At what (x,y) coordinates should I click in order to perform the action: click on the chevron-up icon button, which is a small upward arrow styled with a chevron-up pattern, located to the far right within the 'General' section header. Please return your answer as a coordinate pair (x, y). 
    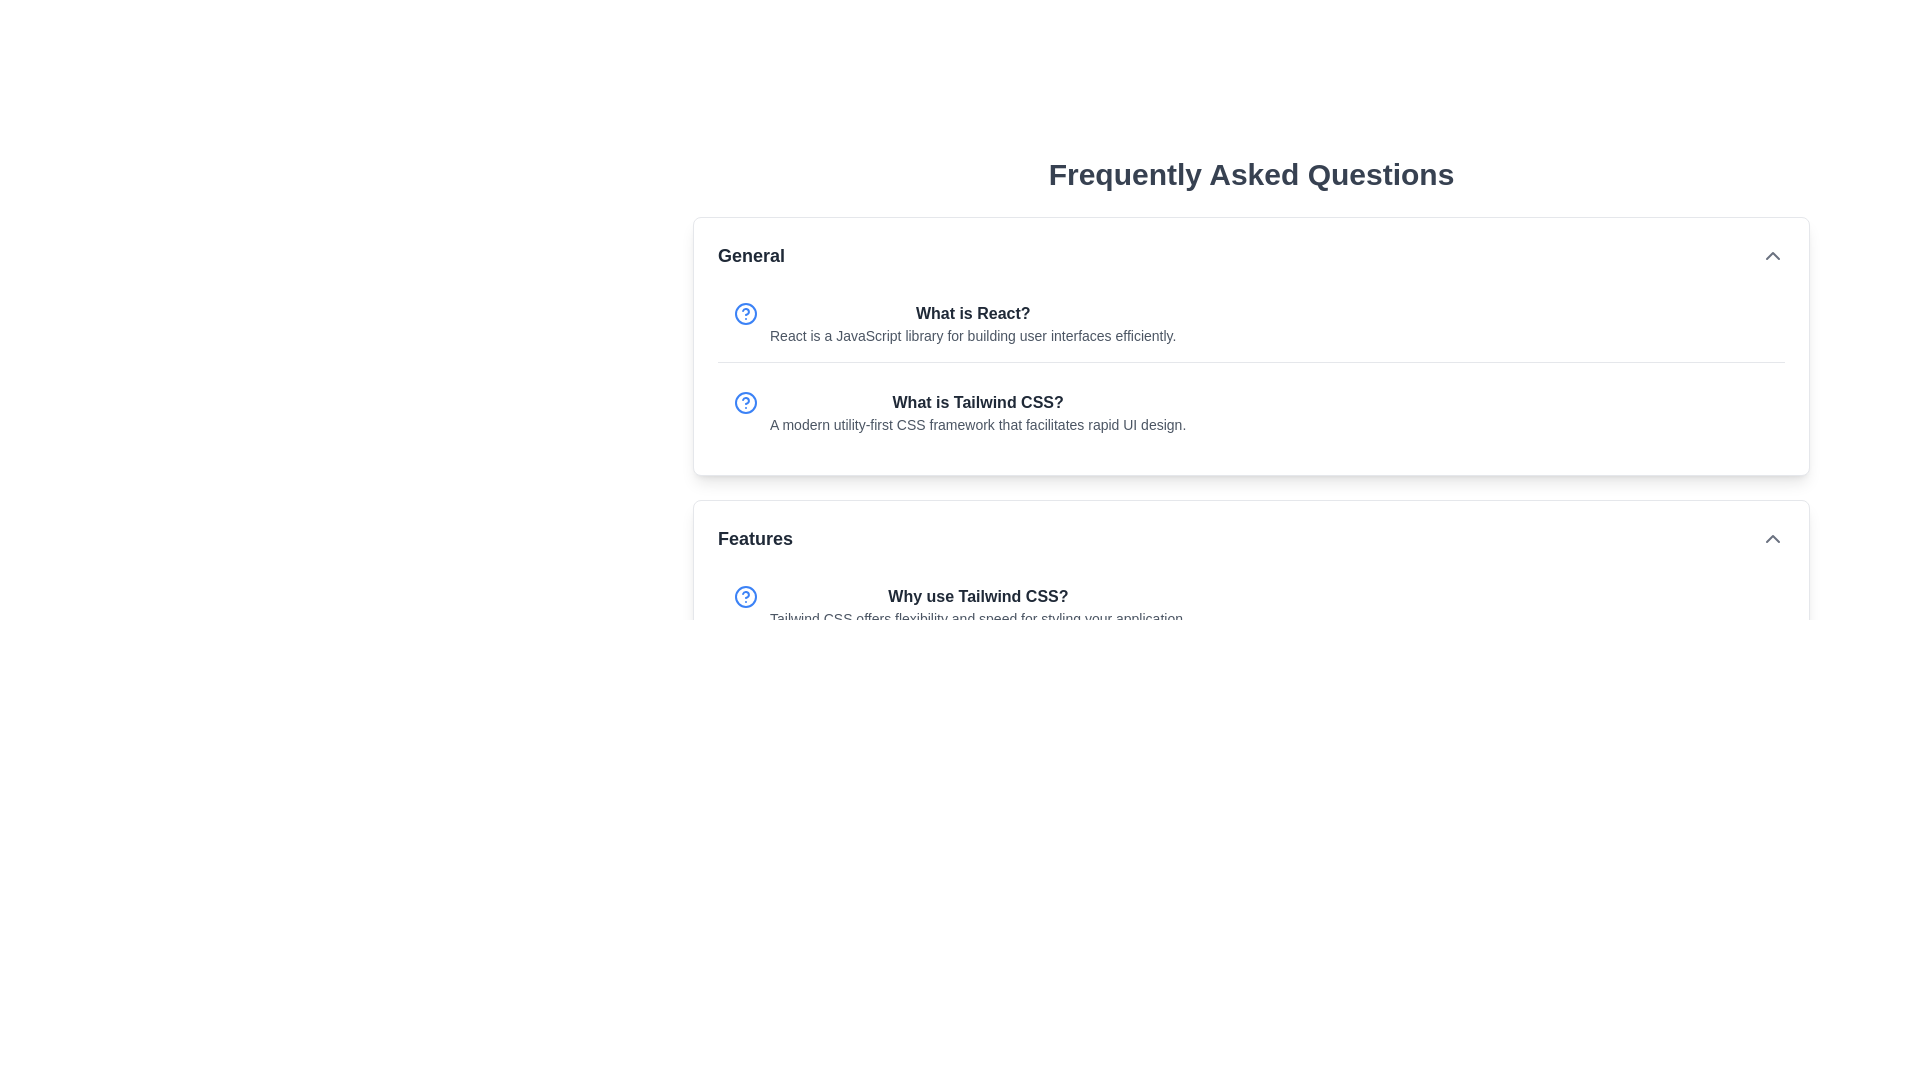
    Looking at the image, I should click on (1772, 254).